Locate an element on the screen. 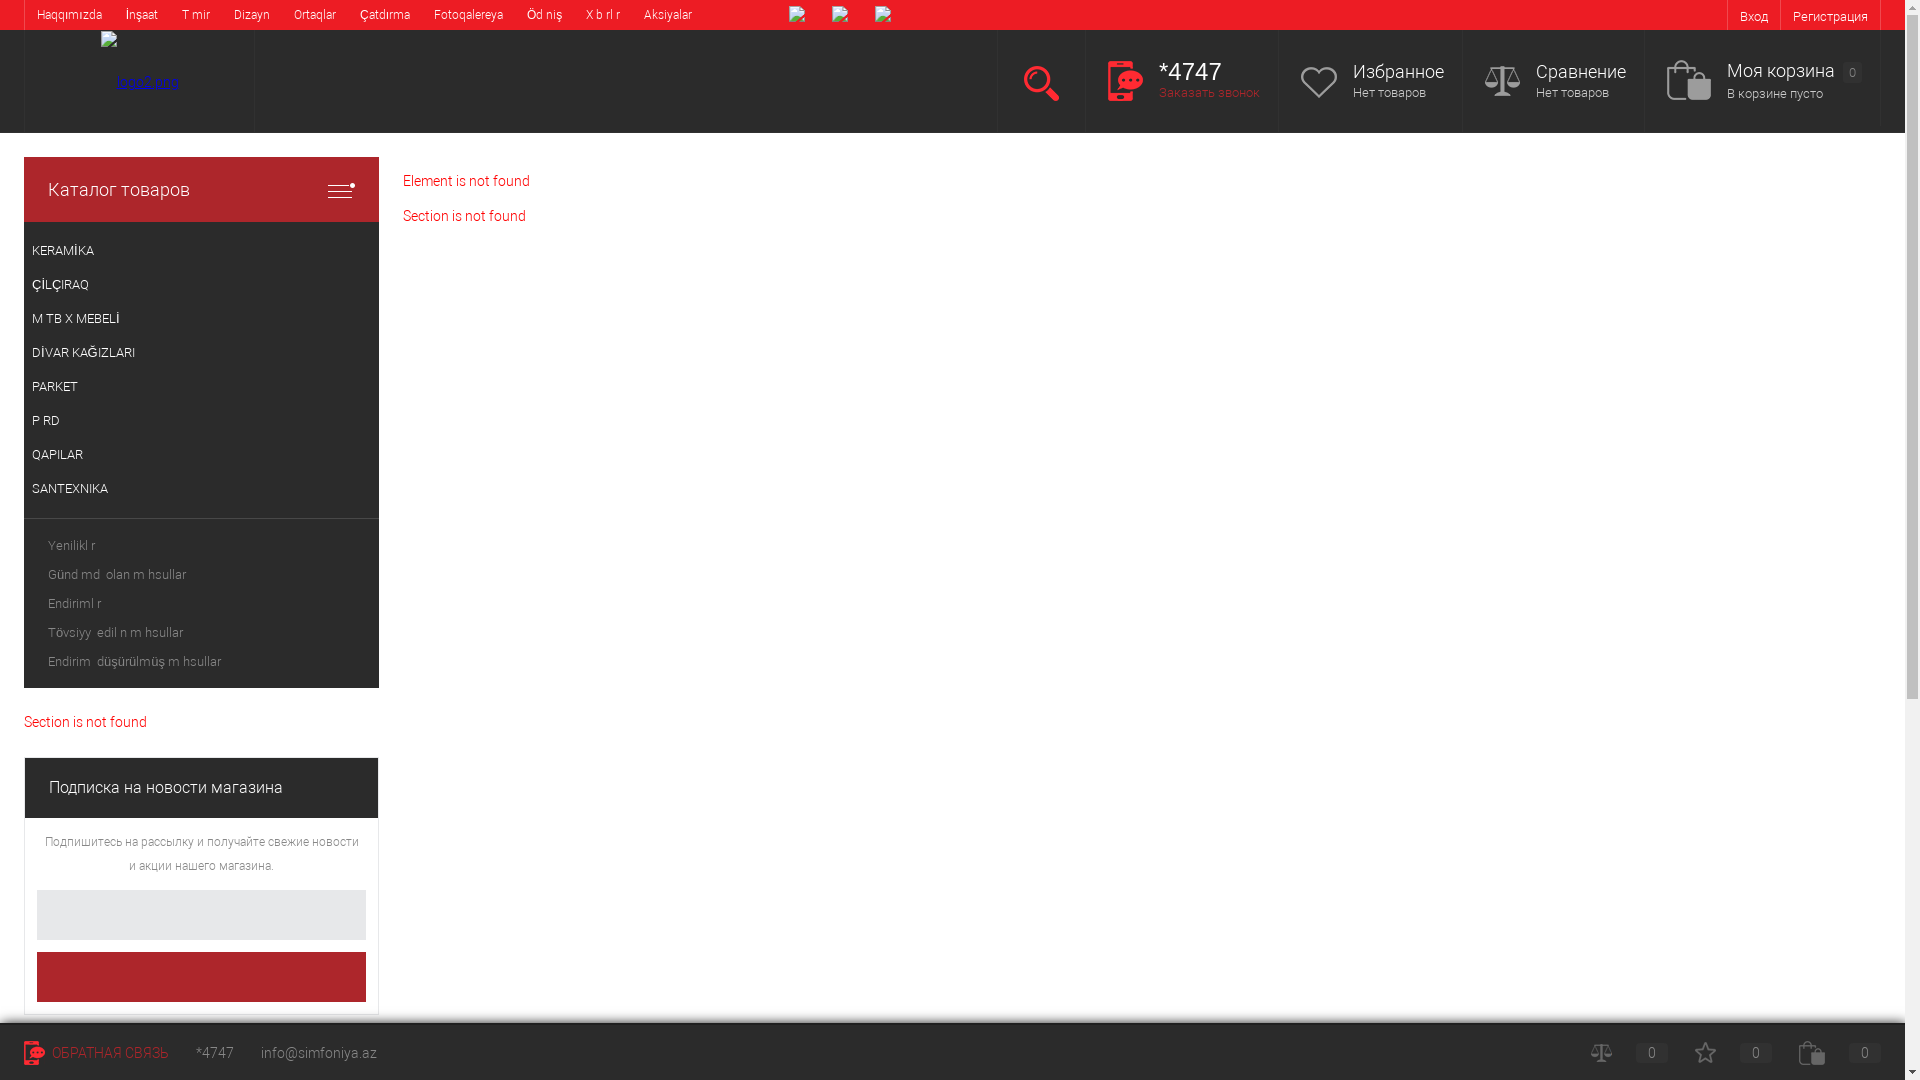  'Ortaqlar' is located at coordinates (314, 15).